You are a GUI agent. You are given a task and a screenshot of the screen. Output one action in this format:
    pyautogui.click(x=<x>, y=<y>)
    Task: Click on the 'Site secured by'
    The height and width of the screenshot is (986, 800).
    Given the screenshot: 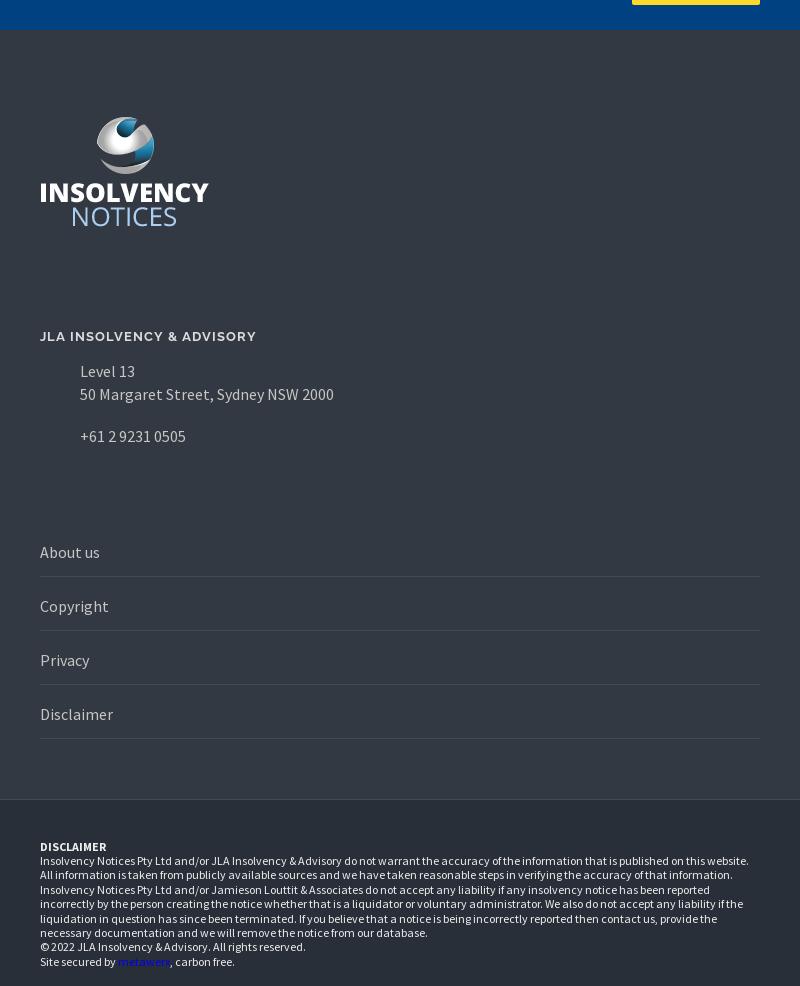 What is the action you would take?
    pyautogui.click(x=79, y=960)
    